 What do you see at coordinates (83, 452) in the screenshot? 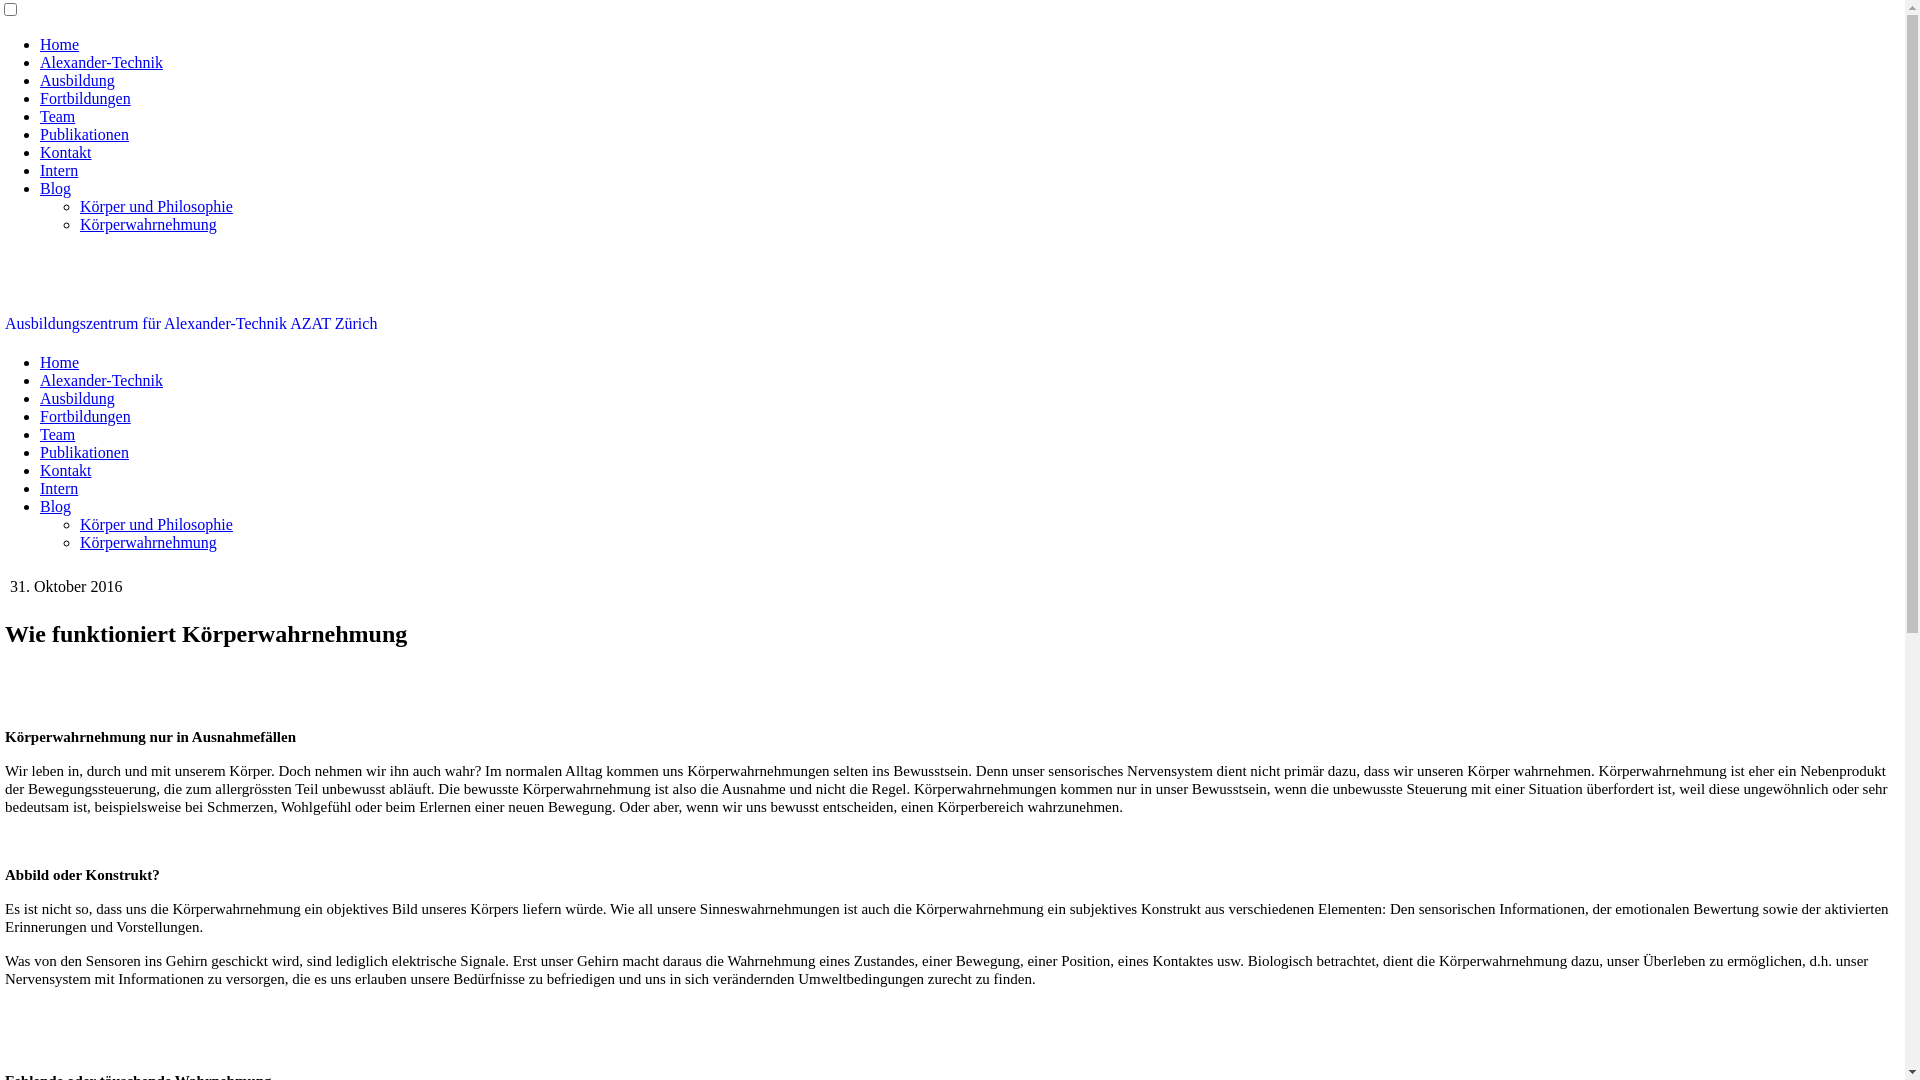
I see `'Publikationen'` at bounding box center [83, 452].